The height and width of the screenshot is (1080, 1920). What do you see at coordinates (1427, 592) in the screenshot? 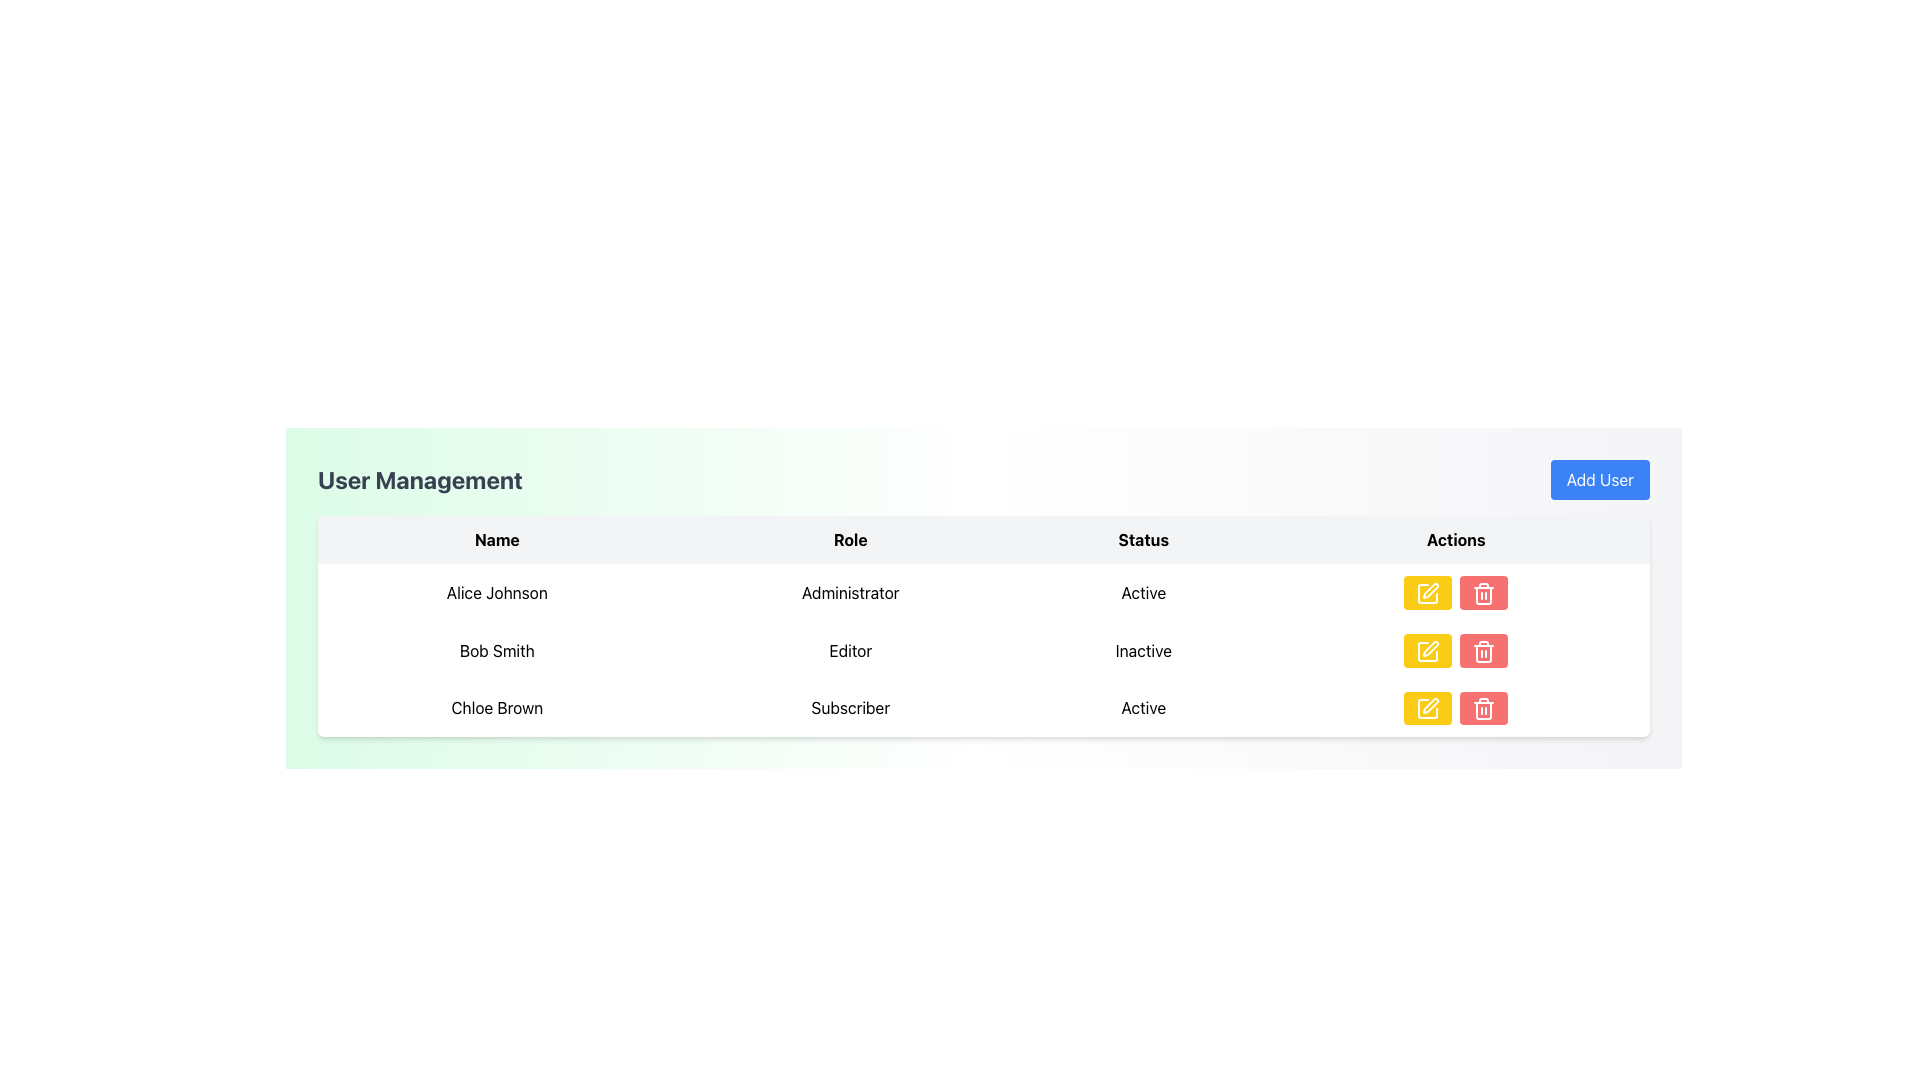
I see `the pencil icon in the 'Actions' column of the first row of the table` at bounding box center [1427, 592].